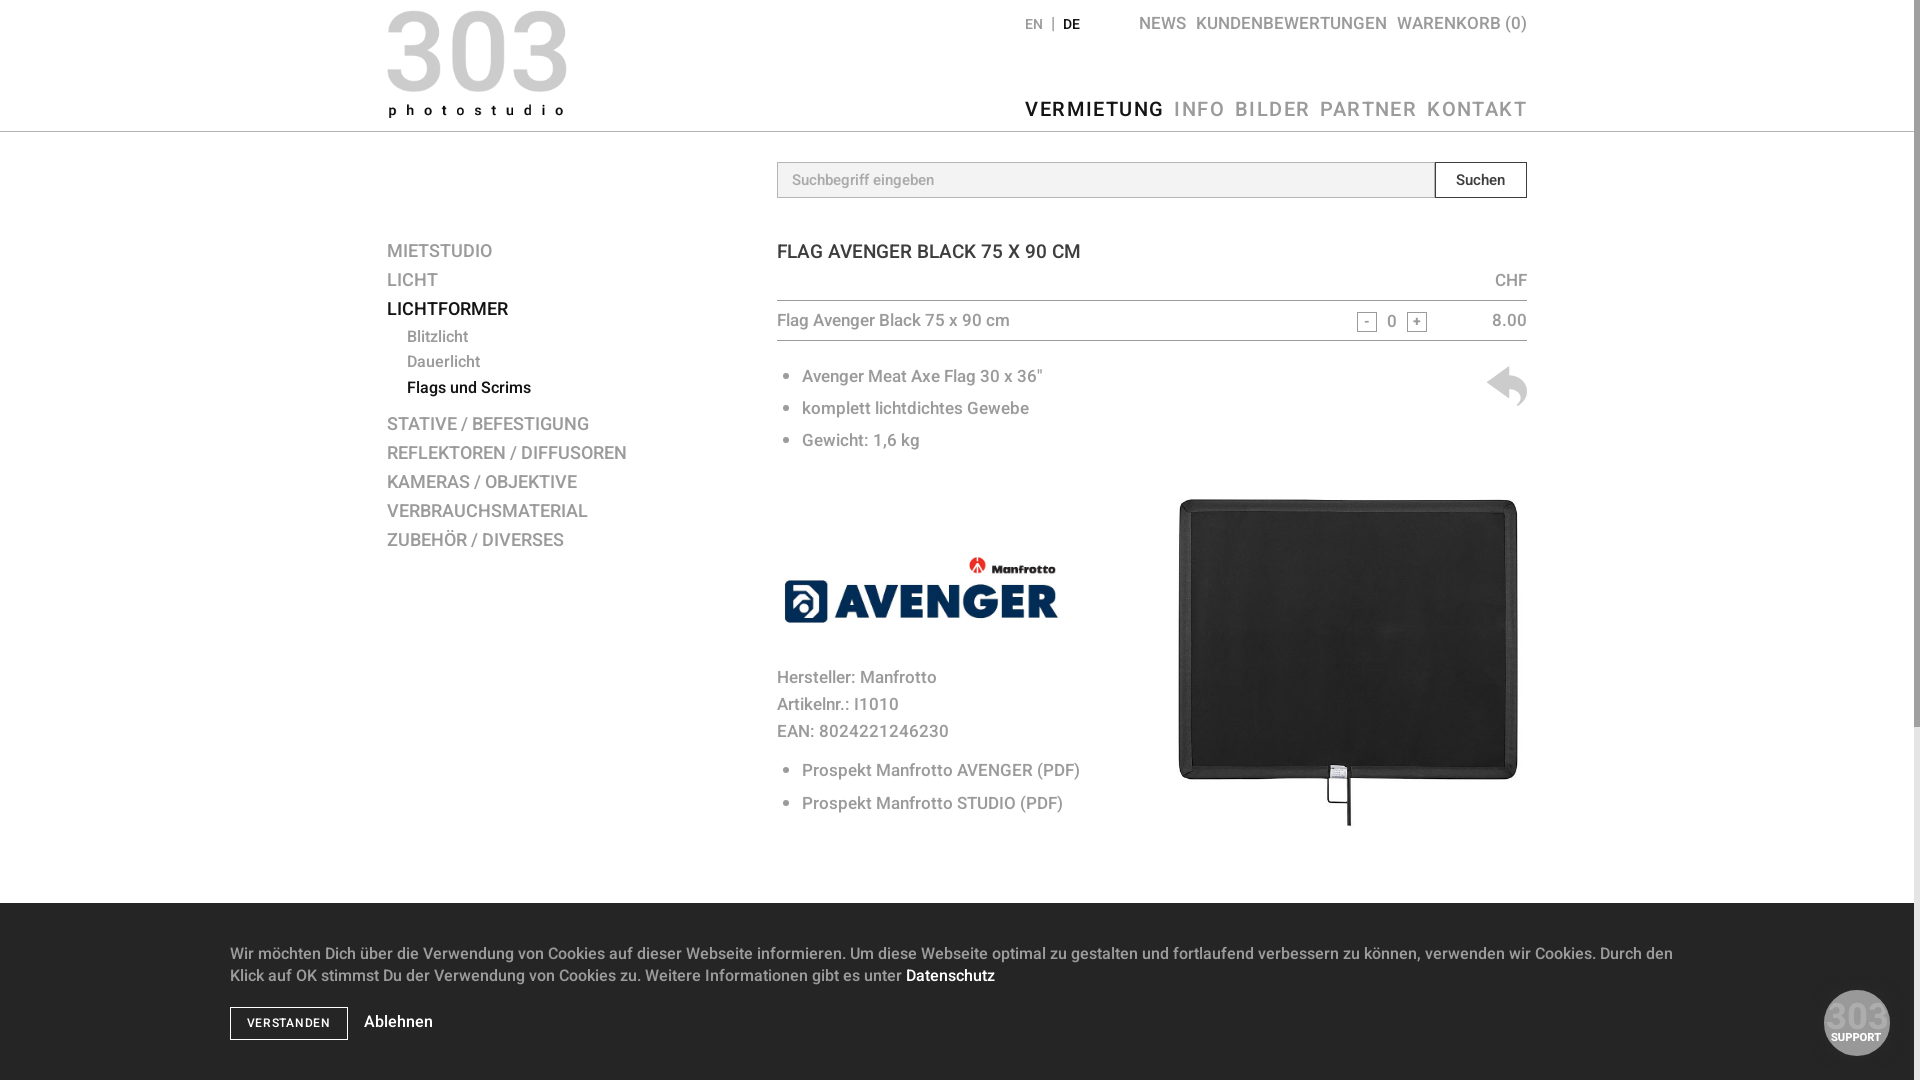  I want to click on 'VERBRAUCHSMATERIAL', so click(387, 511).